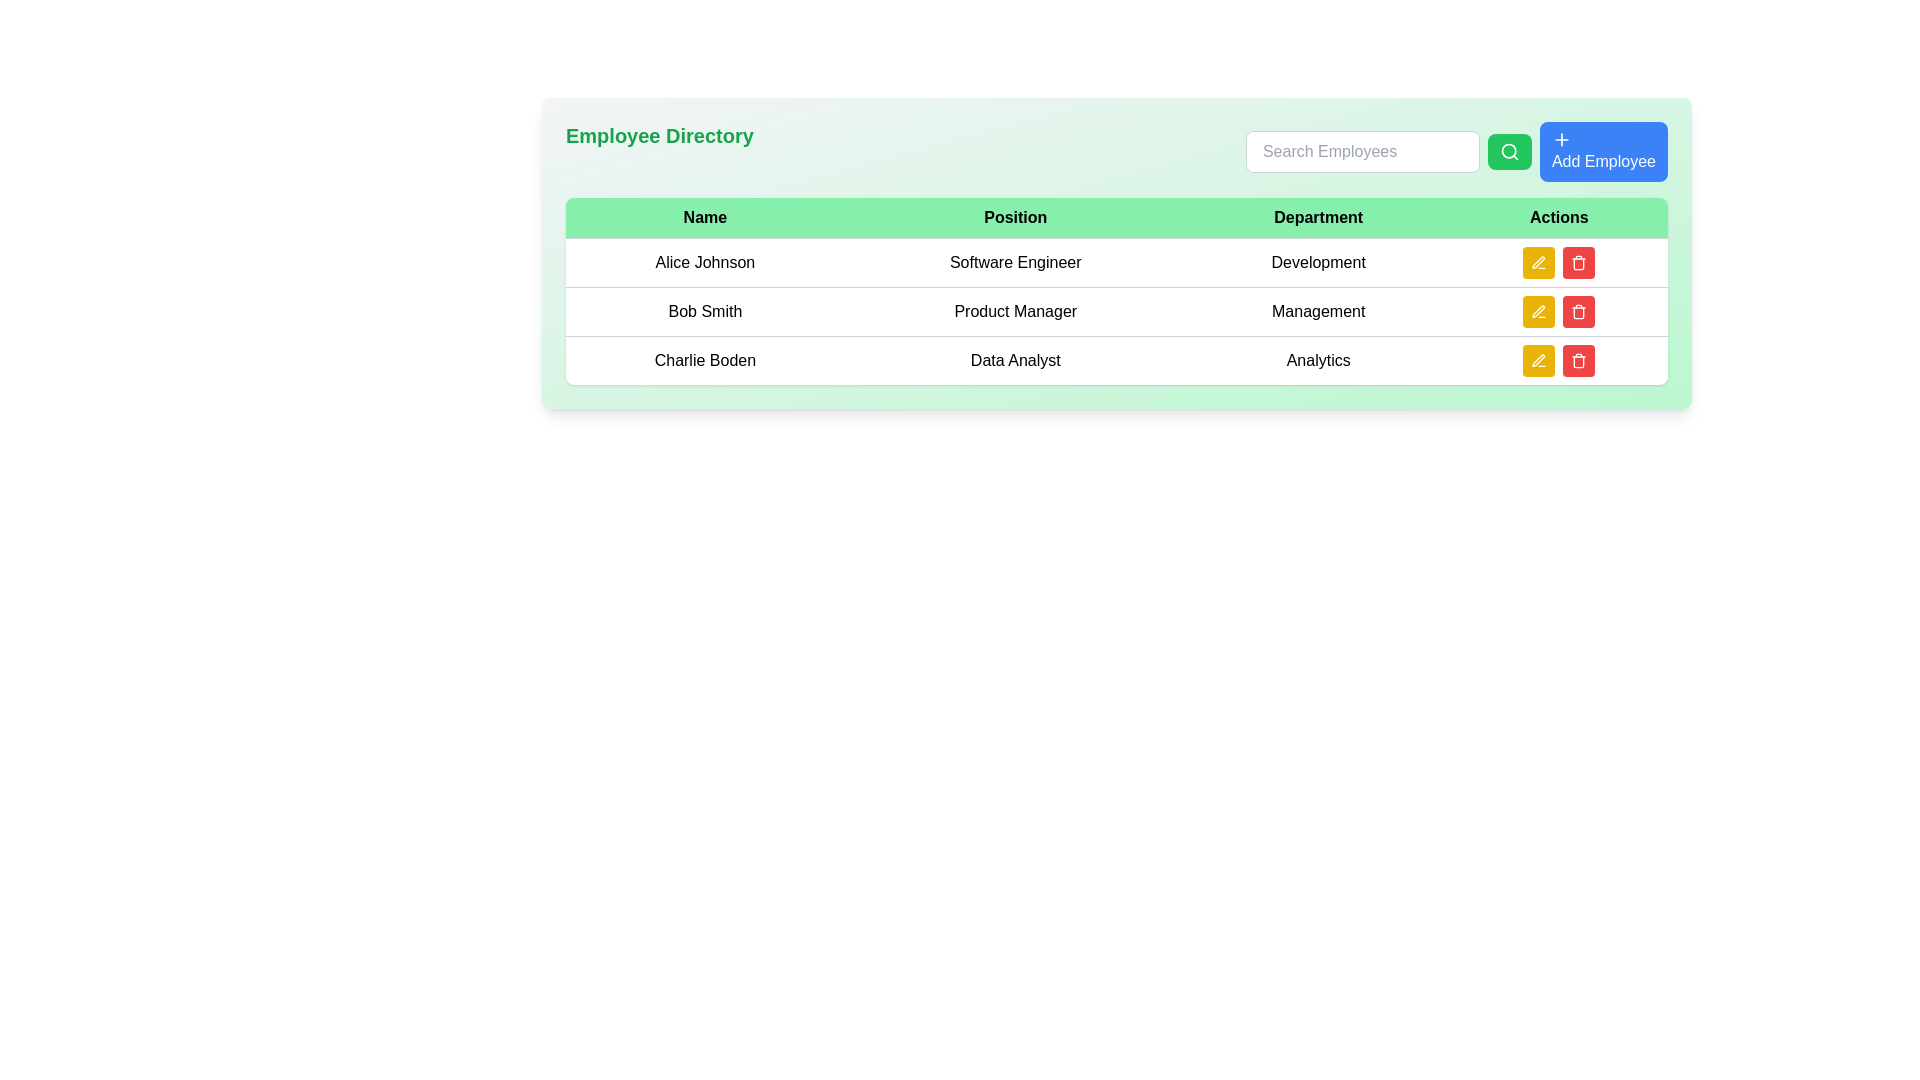 This screenshot has height=1080, width=1920. I want to click on the text label displaying 'Development' in black, located in the third column of the details row for 'Alice Johnson', adjacent to 'Software Engineer' and 'Actions', so click(1318, 261).